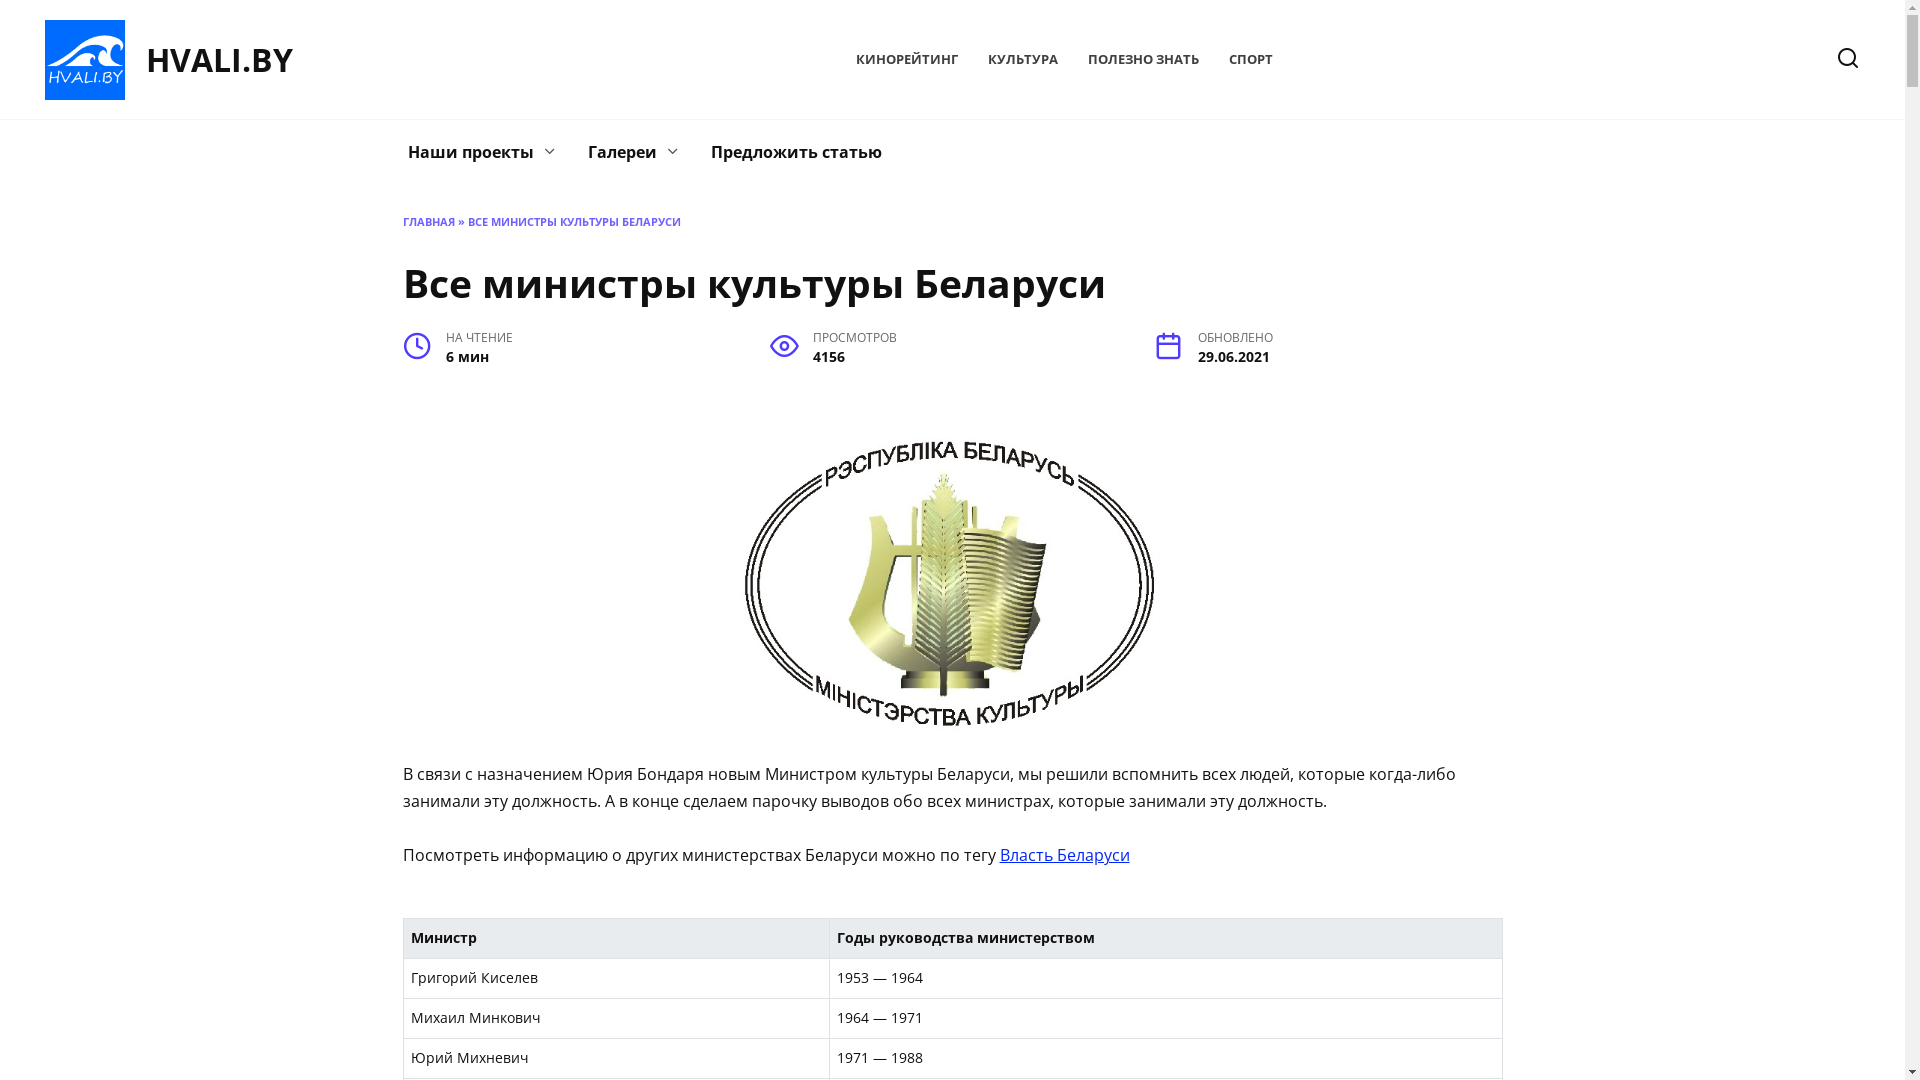 The width and height of the screenshot is (1920, 1080). Describe the element at coordinates (219, 58) in the screenshot. I see `'HVALI.BY'` at that location.